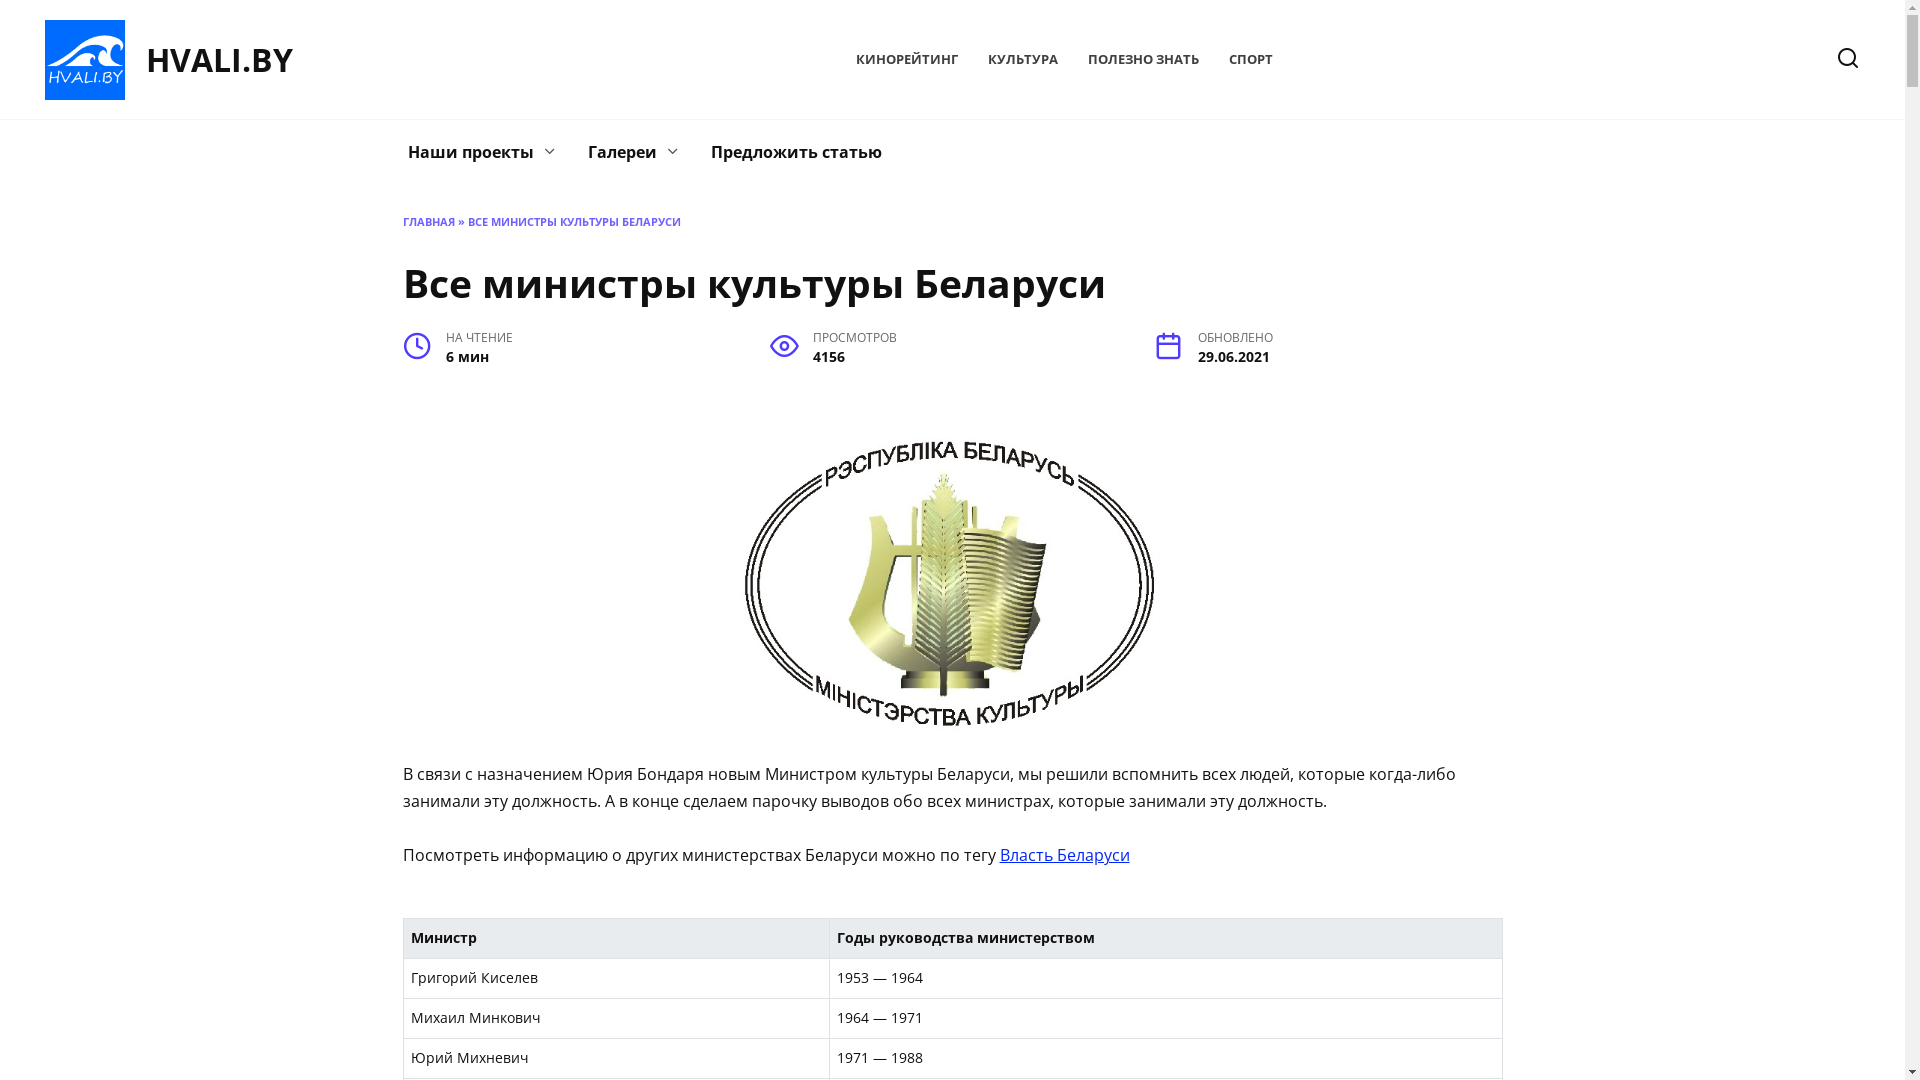 The width and height of the screenshot is (1920, 1080). Describe the element at coordinates (219, 58) in the screenshot. I see `'HVALI.BY'` at that location.